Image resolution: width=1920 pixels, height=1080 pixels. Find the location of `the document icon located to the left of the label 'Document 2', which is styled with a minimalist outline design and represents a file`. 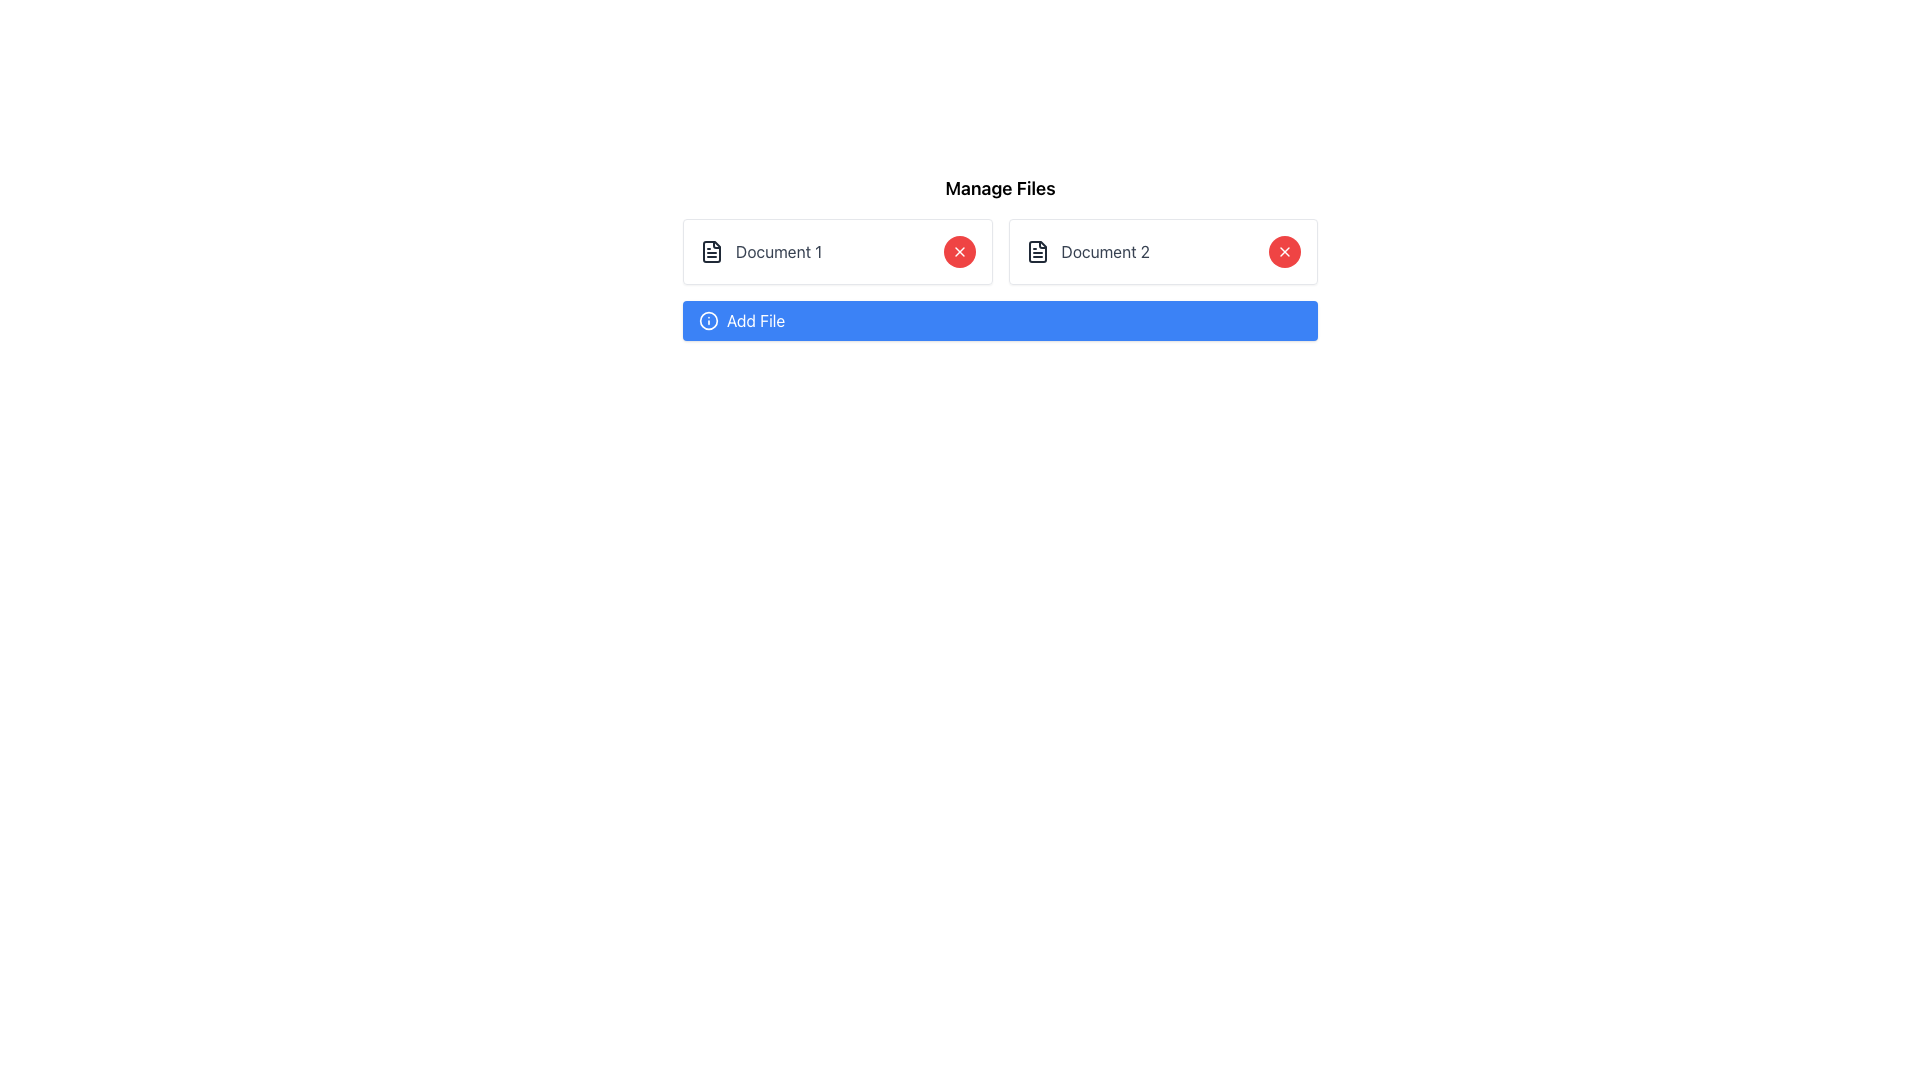

the document icon located to the left of the label 'Document 2', which is styled with a minimalist outline design and represents a file is located at coordinates (1037, 250).